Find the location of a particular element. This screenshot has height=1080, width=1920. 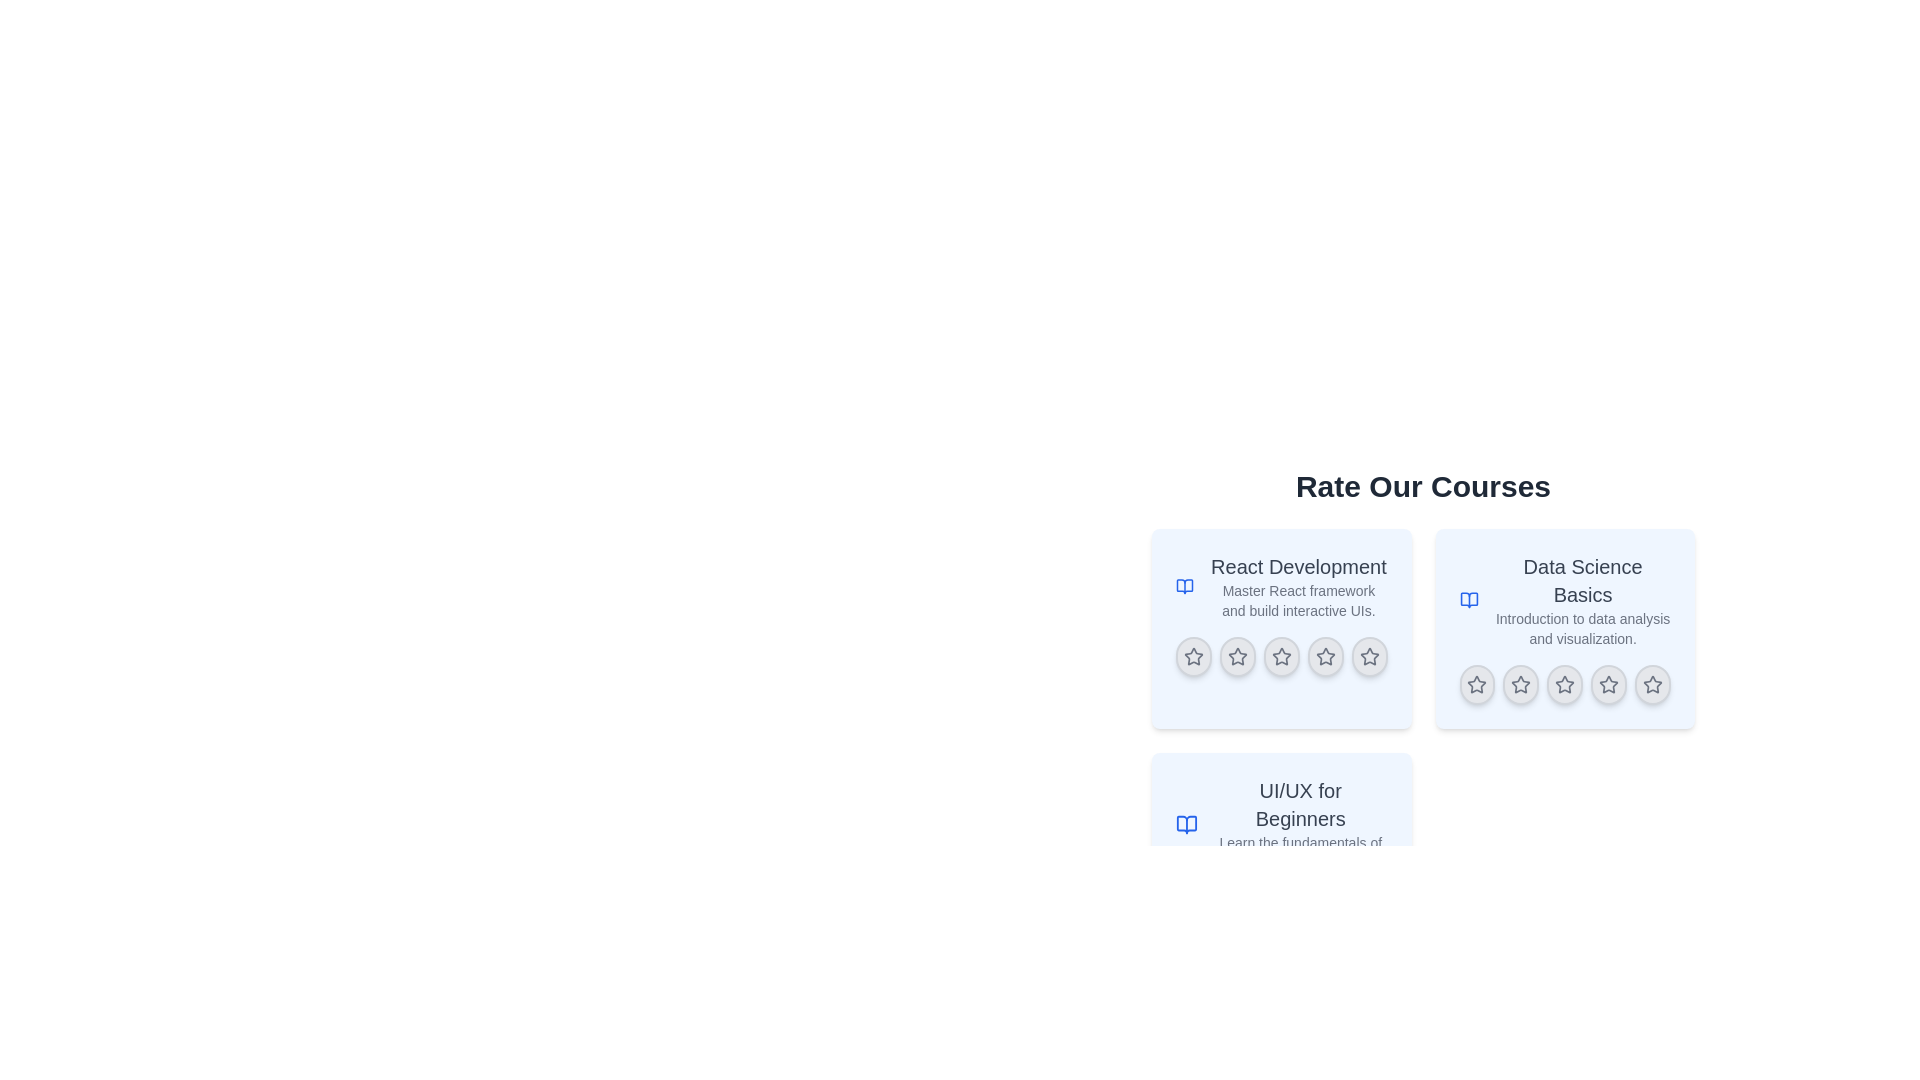

the first star icon in the rating bar below the 'React Development' course tile is located at coordinates (1193, 656).